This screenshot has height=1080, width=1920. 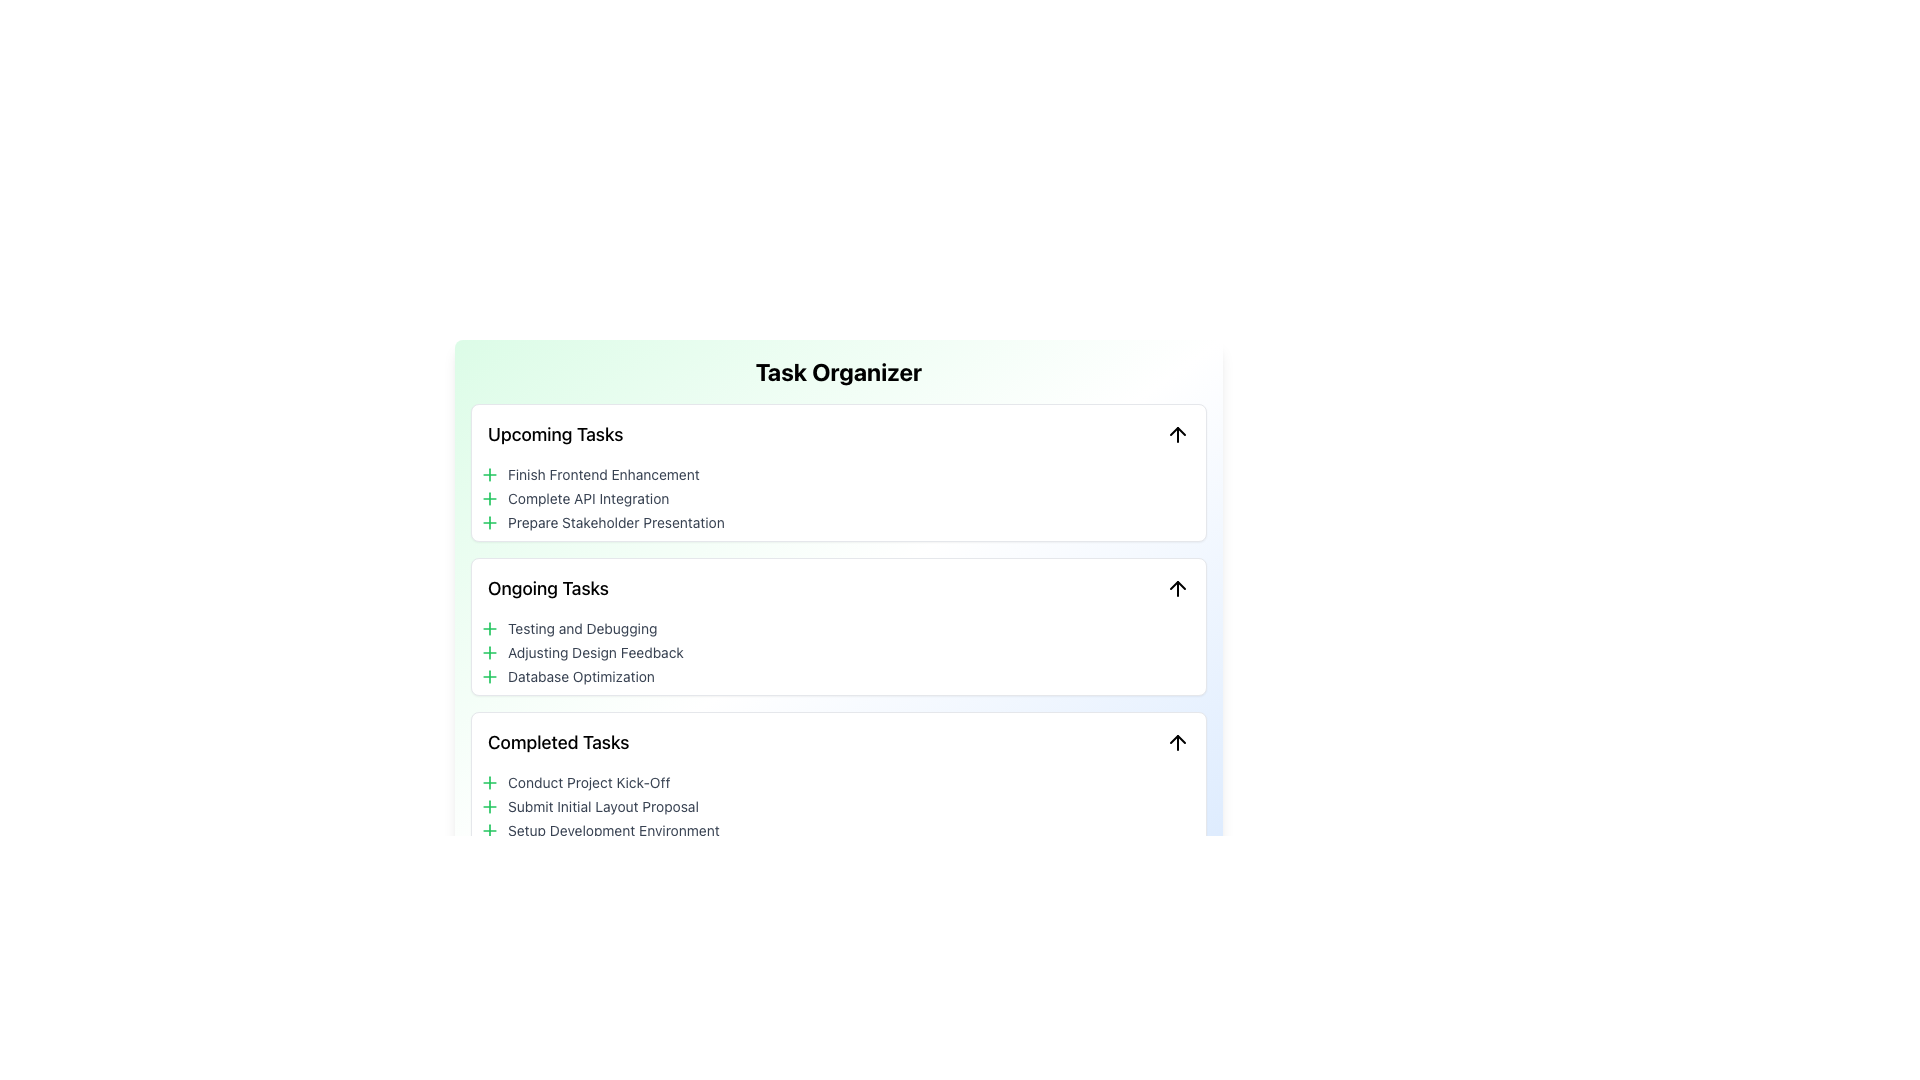 What do you see at coordinates (602, 805) in the screenshot?
I see `the Static Text Label that represents the description of a completed task, located in the 'Completed Tasks' section, positioned below 'Conduct Project Kick-Off' and above 'Setup Development Environment'` at bounding box center [602, 805].